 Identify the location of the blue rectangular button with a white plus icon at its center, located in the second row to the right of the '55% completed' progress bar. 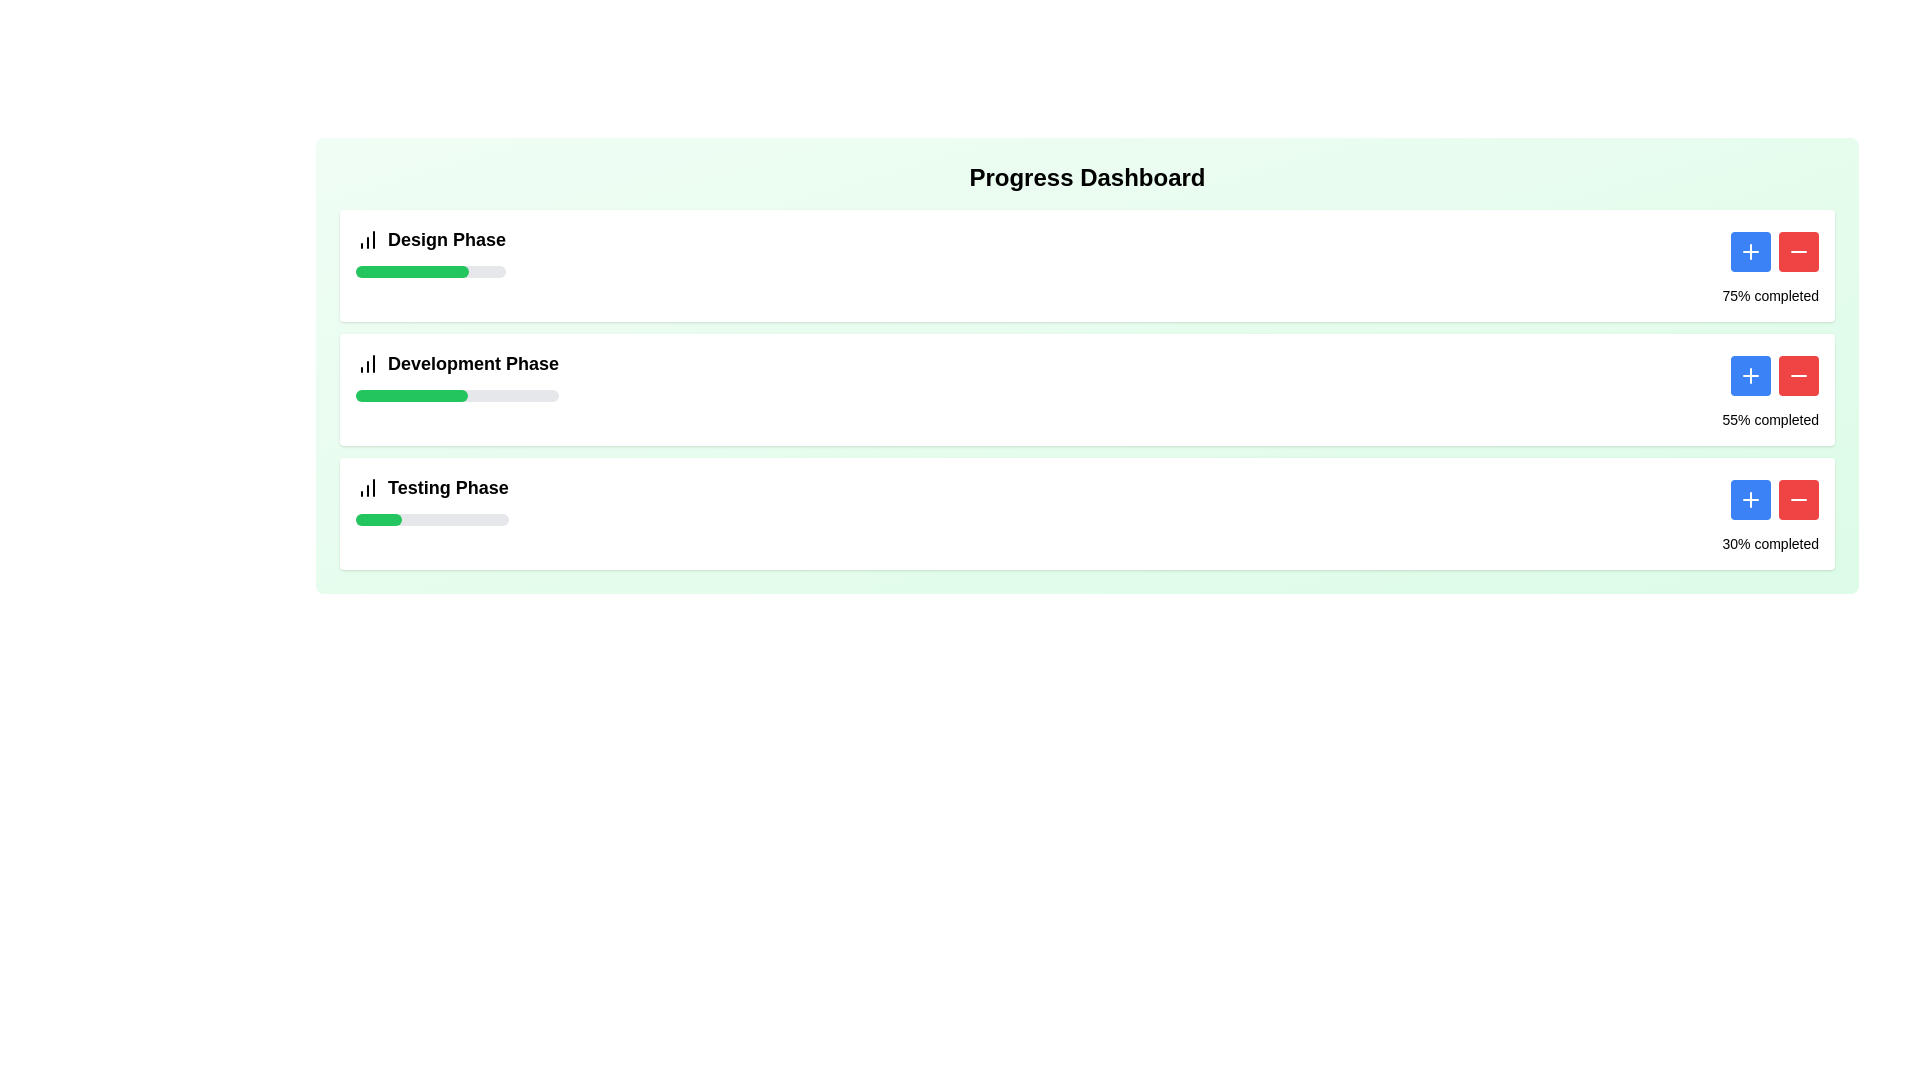
(1750, 375).